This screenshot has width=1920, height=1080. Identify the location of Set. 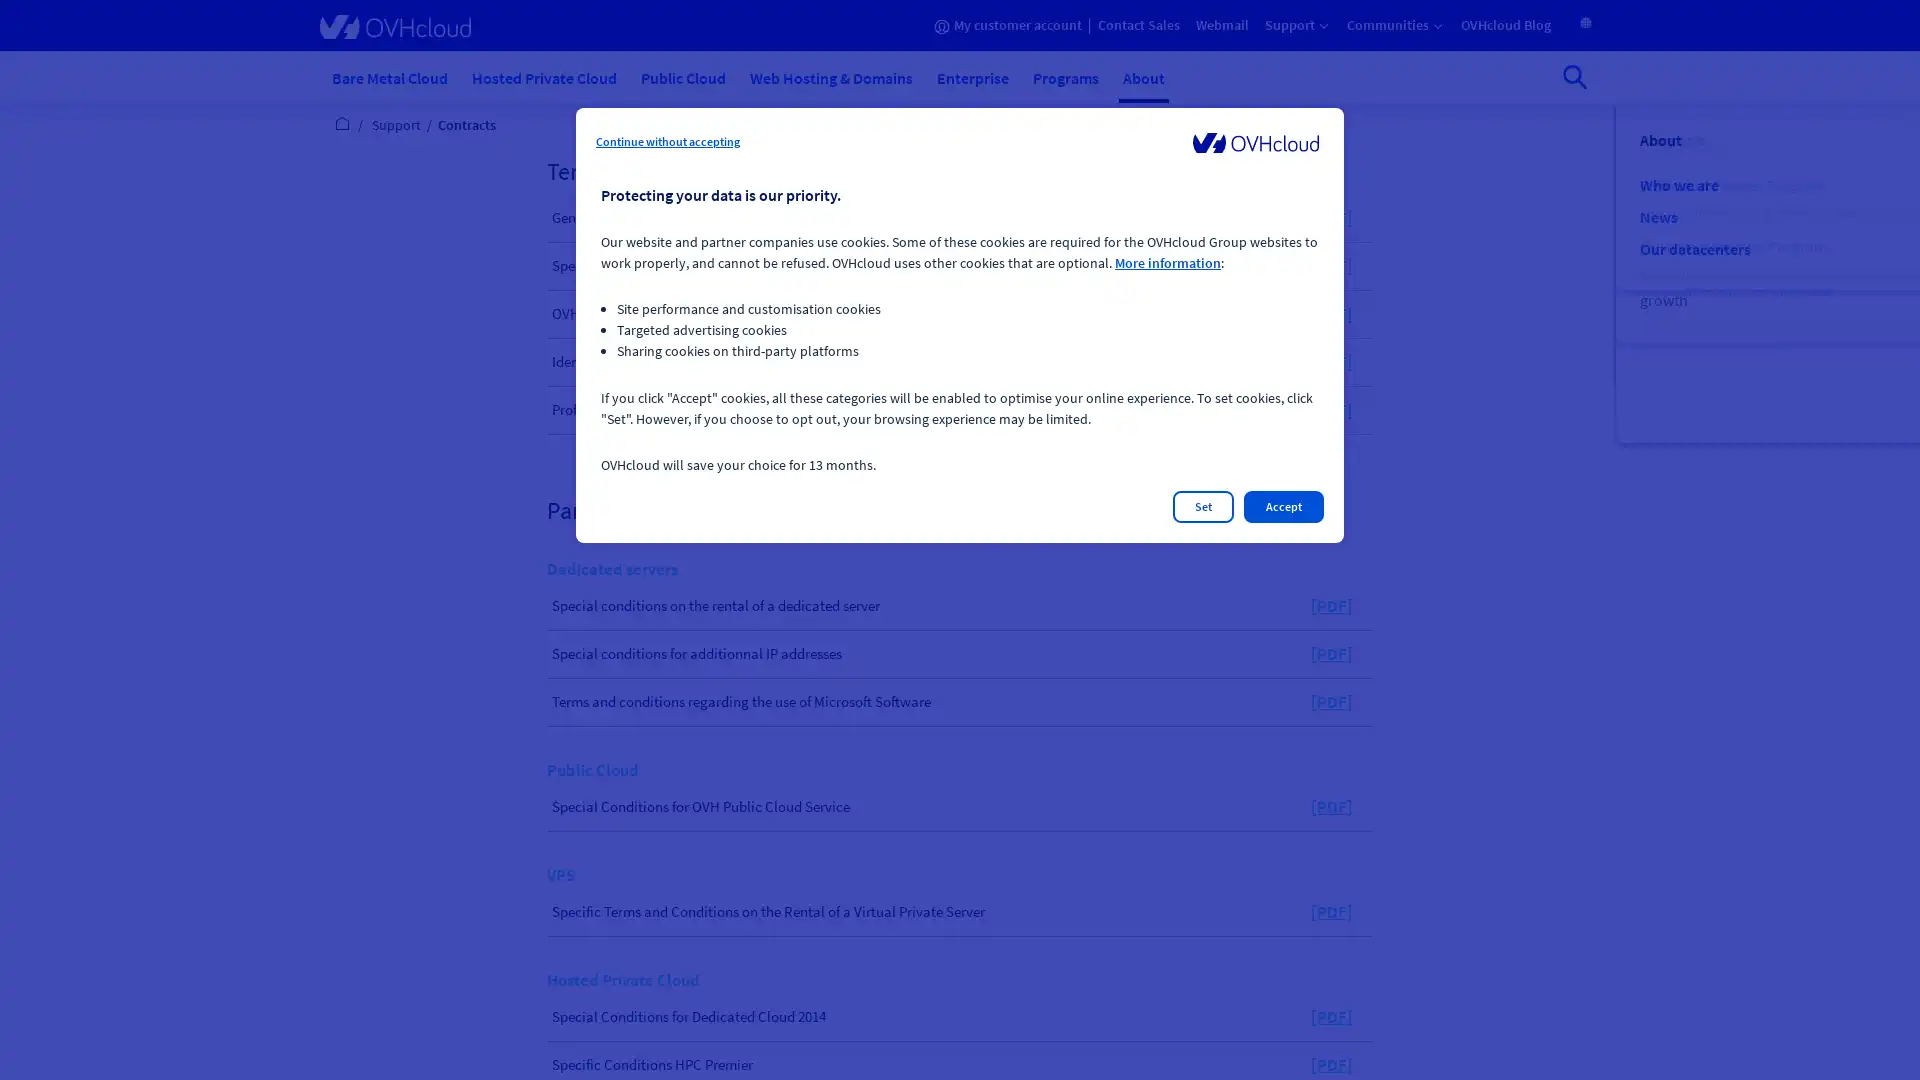
(1202, 505).